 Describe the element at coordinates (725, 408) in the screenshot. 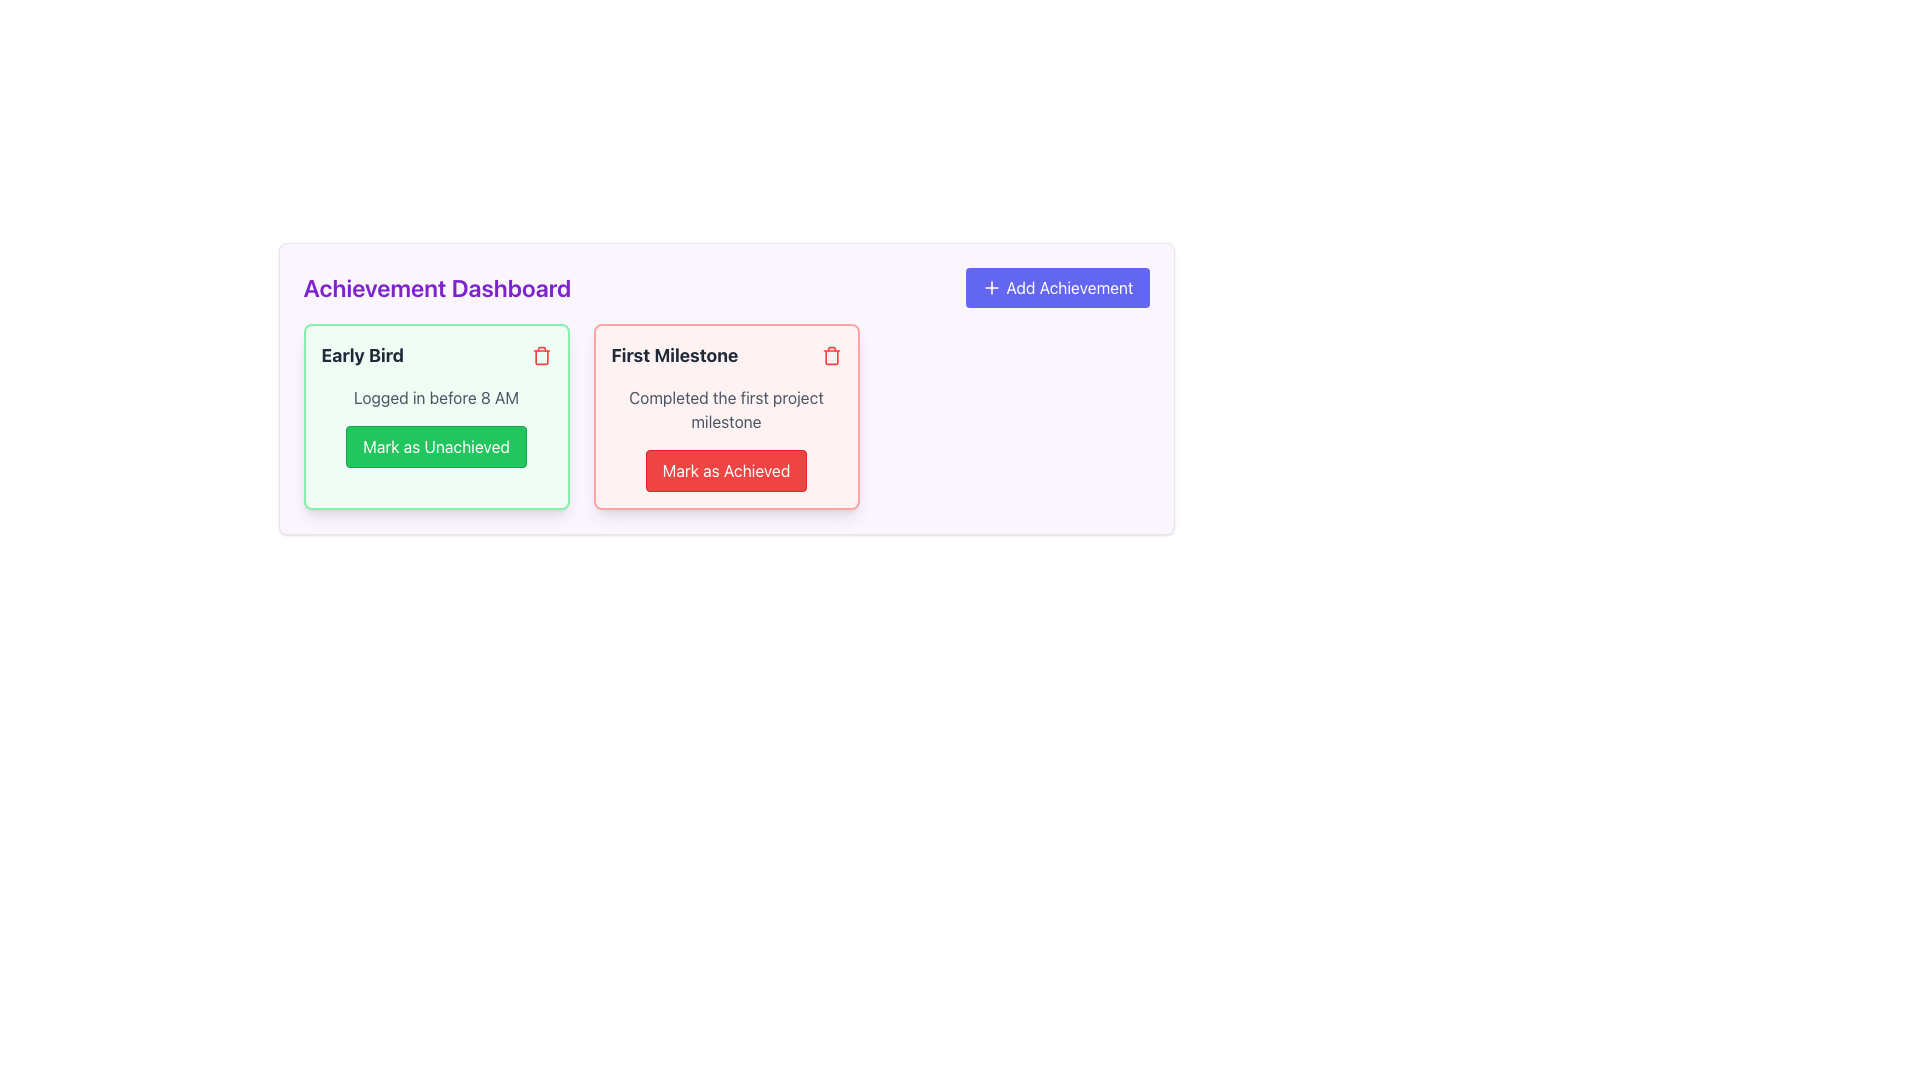

I see `the text element displaying 'Completed the first project milestone' which is centered in the card titled 'First Milestone'` at that location.